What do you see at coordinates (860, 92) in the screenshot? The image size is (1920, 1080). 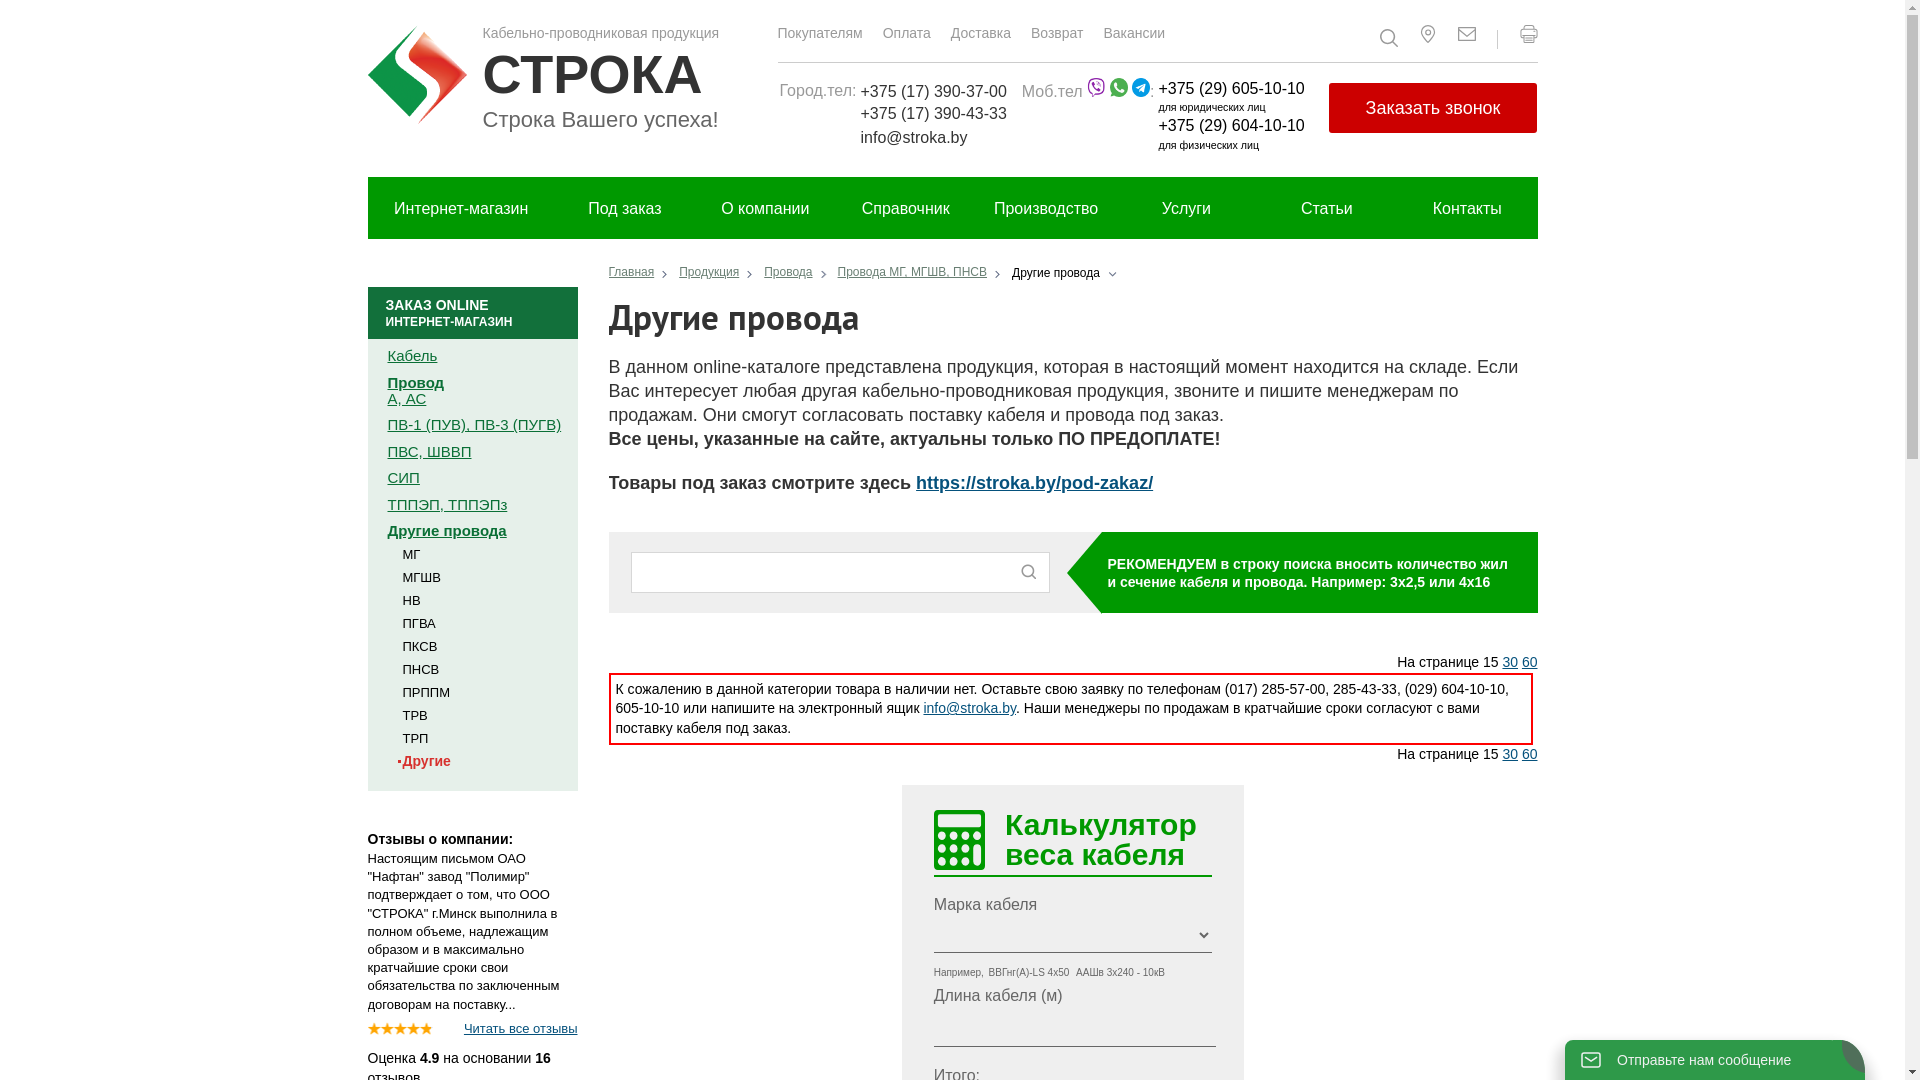 I see `'+375 (17) 390-37-00'` at bounding box center [860, 92].